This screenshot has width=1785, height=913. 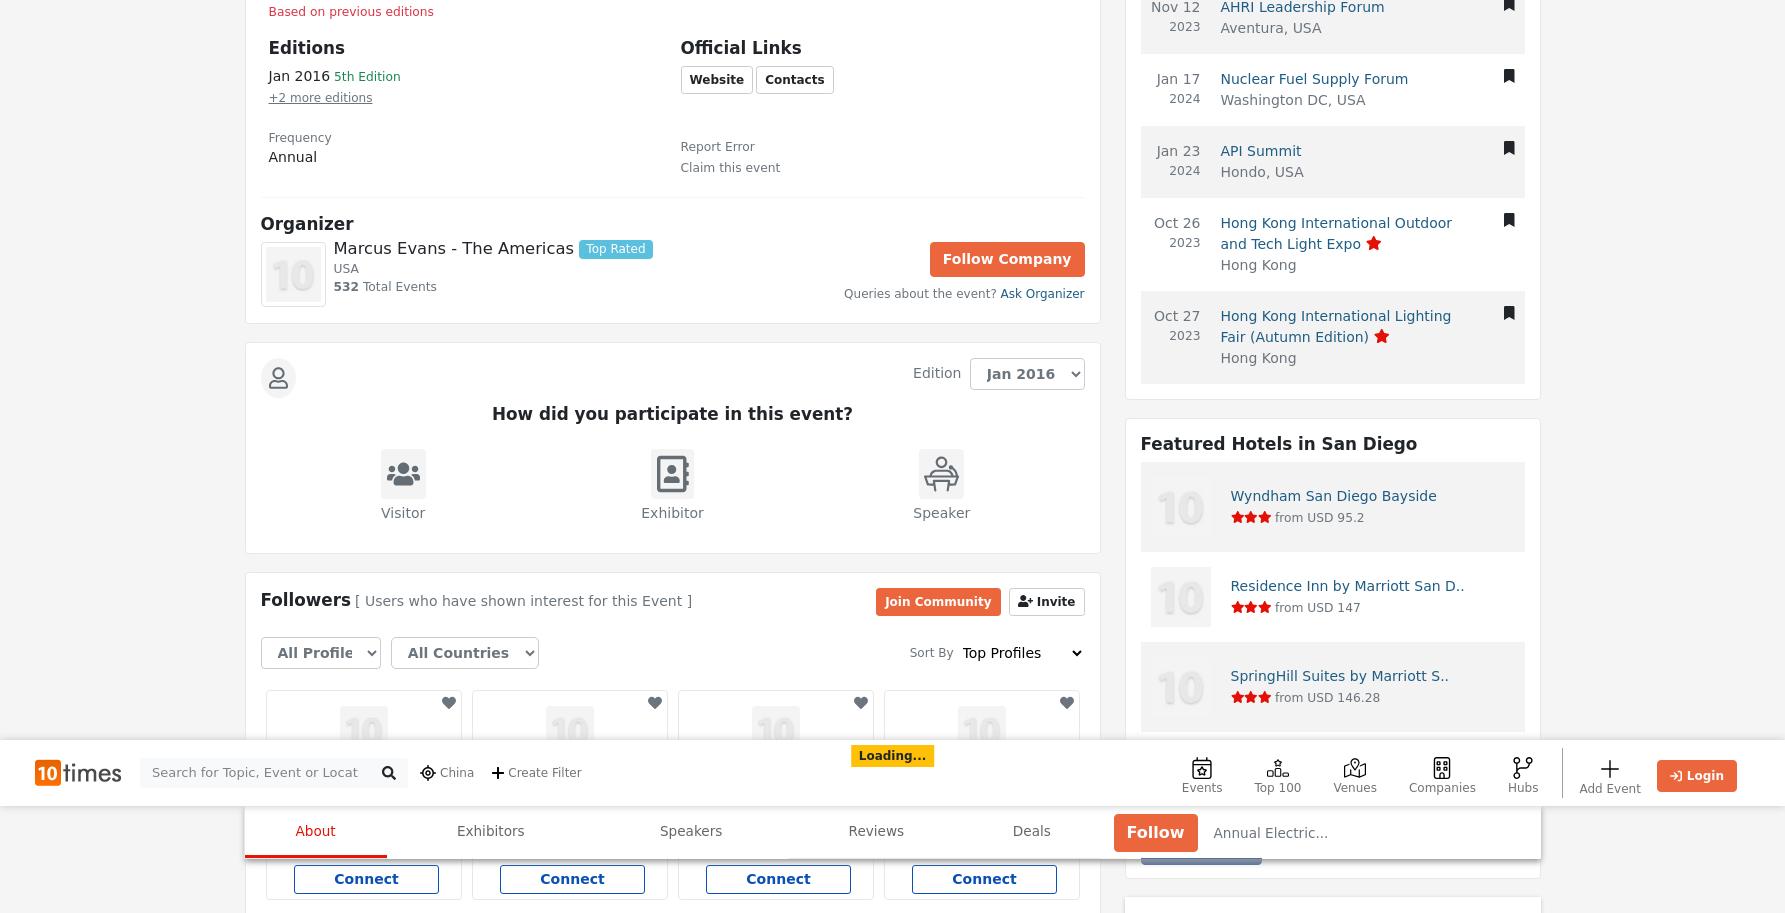 I want to click on 'BROWSE', so click(x=1254, y=859).